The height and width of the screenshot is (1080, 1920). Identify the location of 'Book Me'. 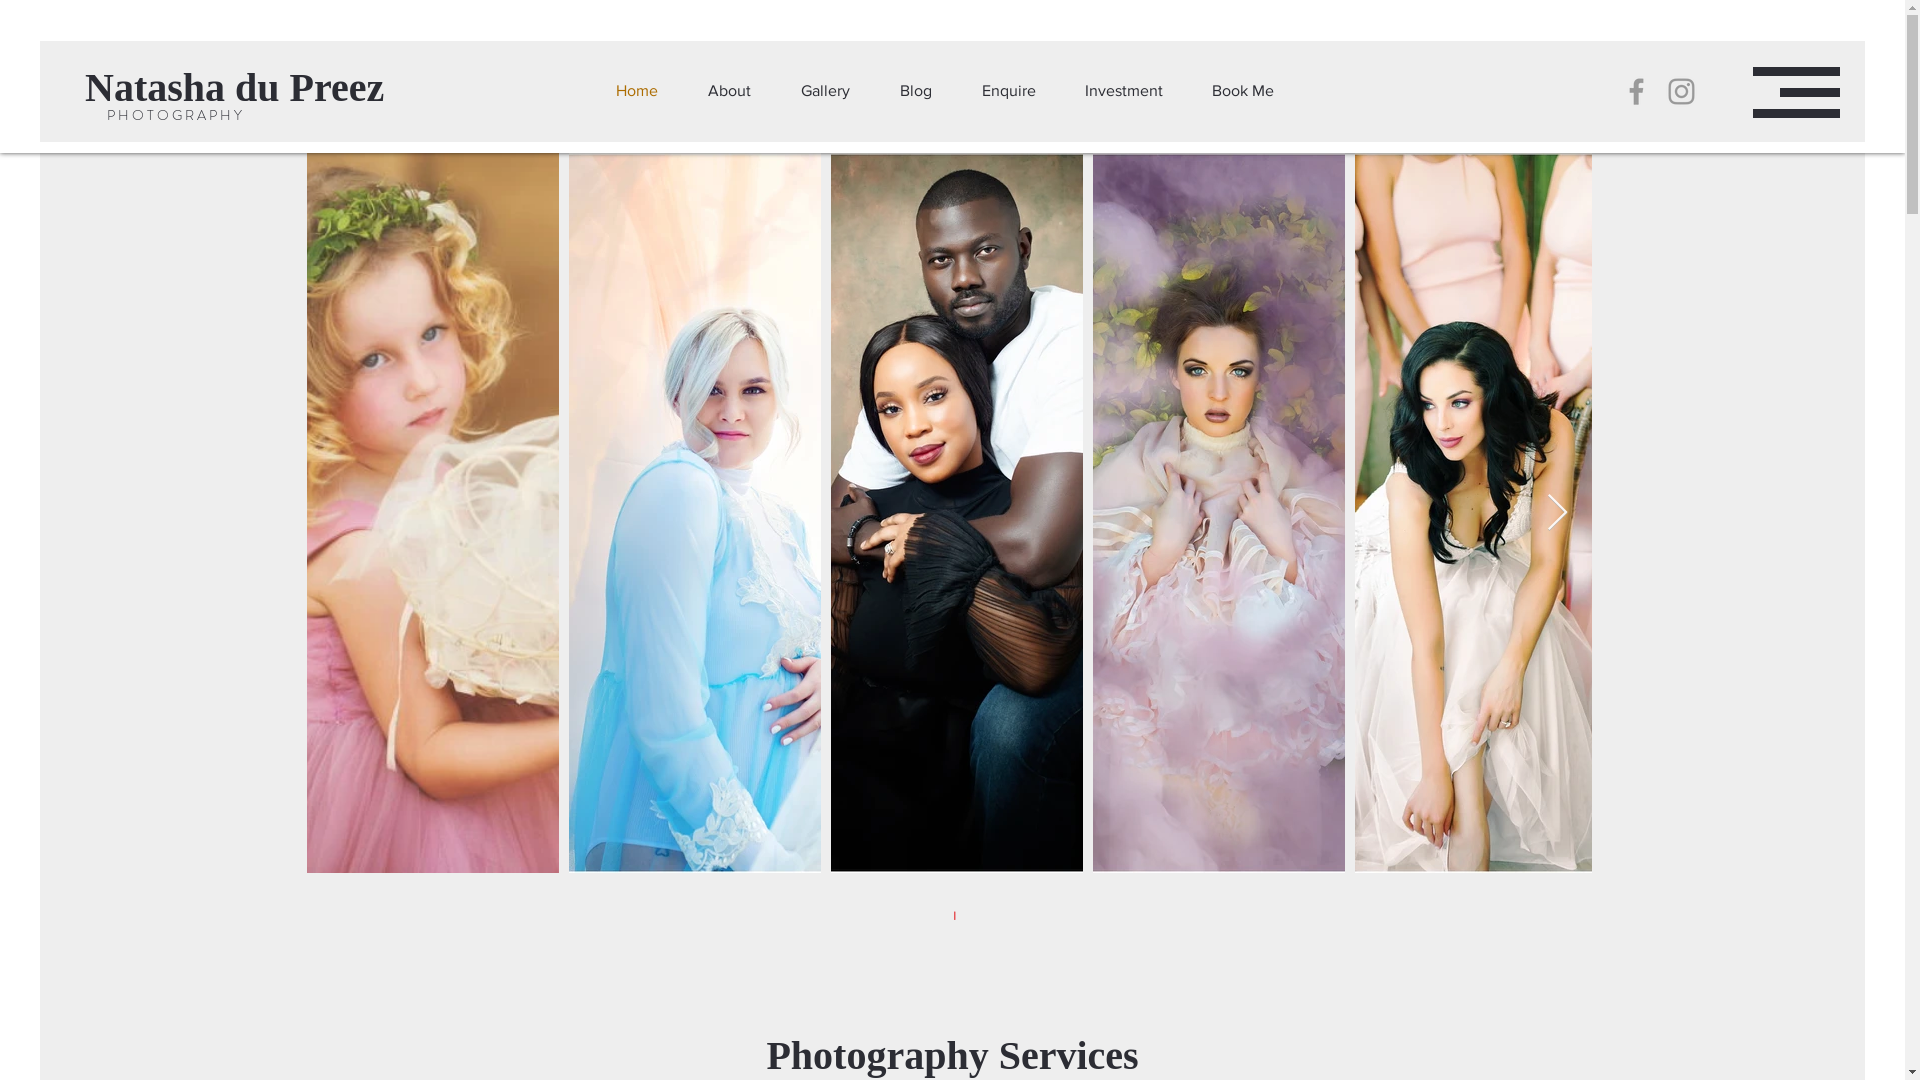
(1242, 91).